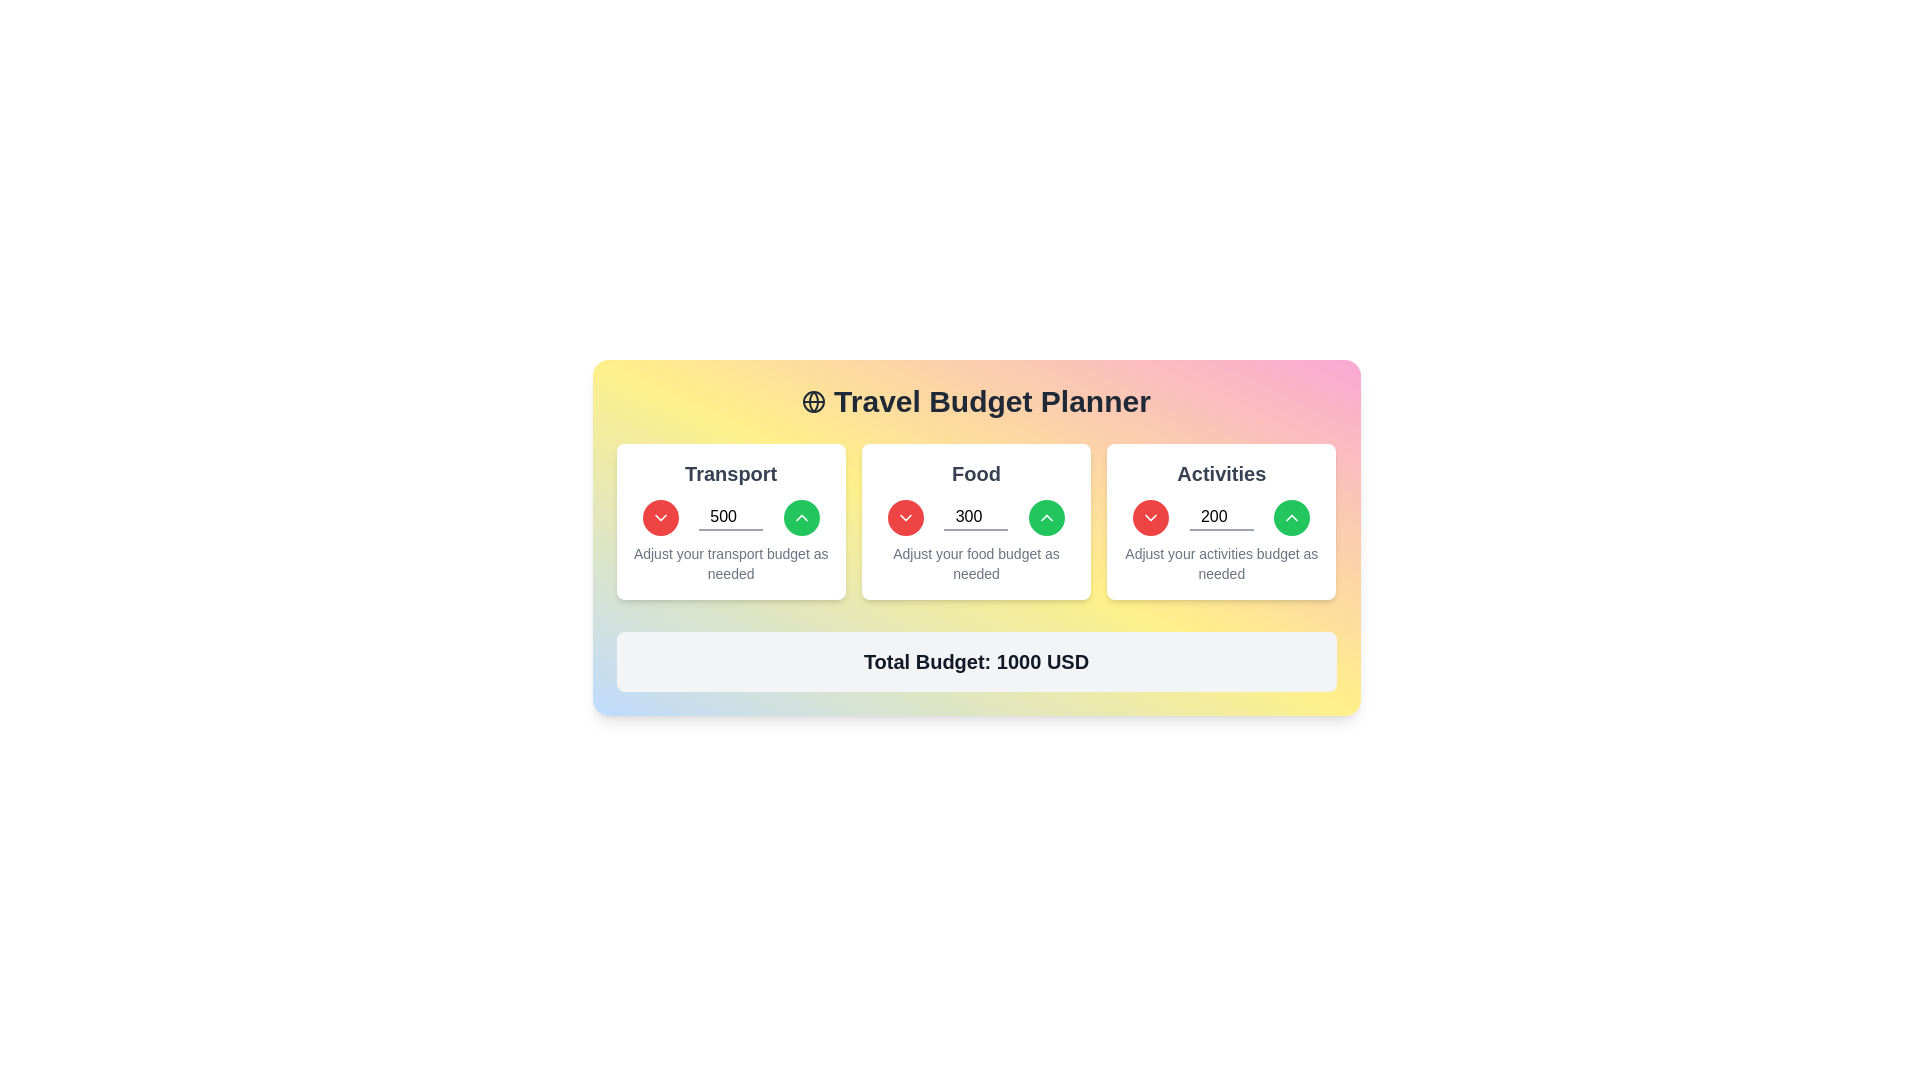  What do you see at coordinates (1045, 516) in the screenshot?
I see `the circular green button with a white upward-facing chevron icon located` at bounding box center [1045, 516].